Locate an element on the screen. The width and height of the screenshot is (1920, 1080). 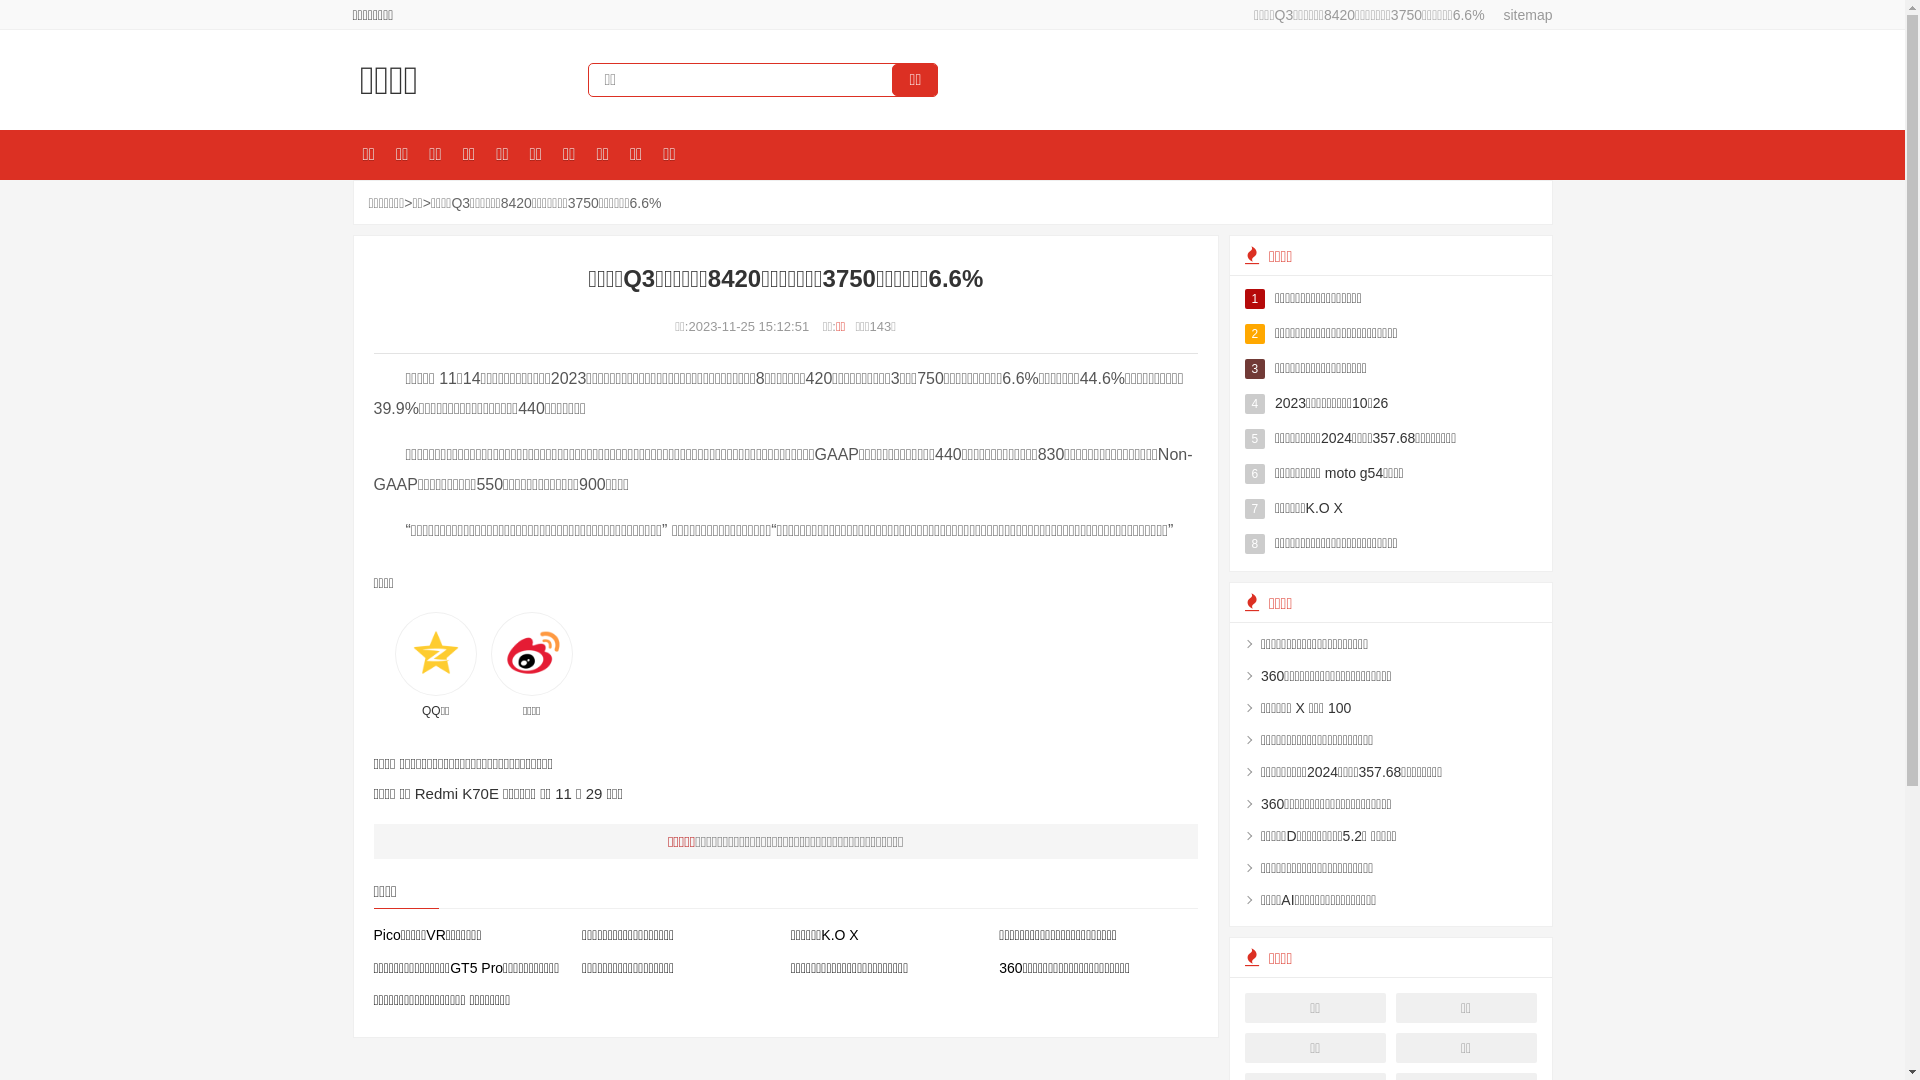
'sitemap' is located at coordinates (1520, 15).